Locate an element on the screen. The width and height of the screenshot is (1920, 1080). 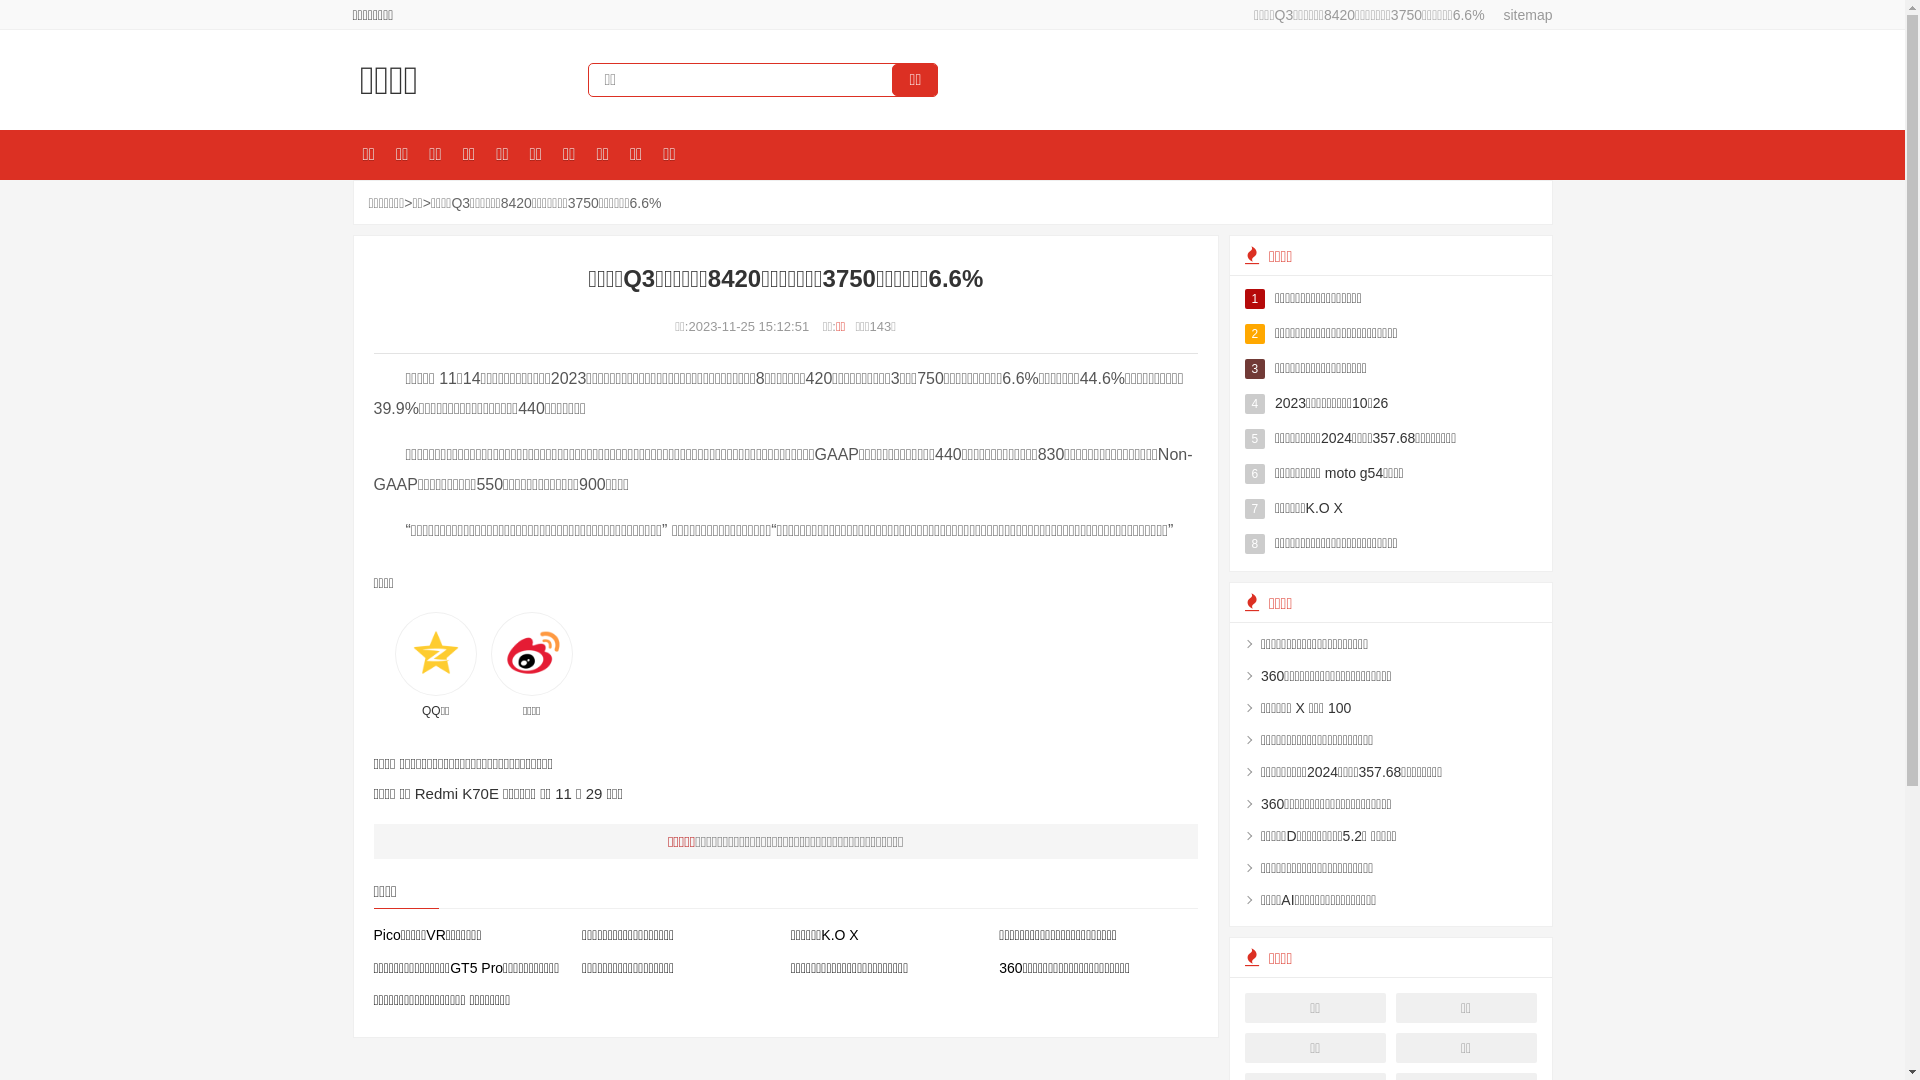
'sitemap' is located at coordinates (1520, 15).